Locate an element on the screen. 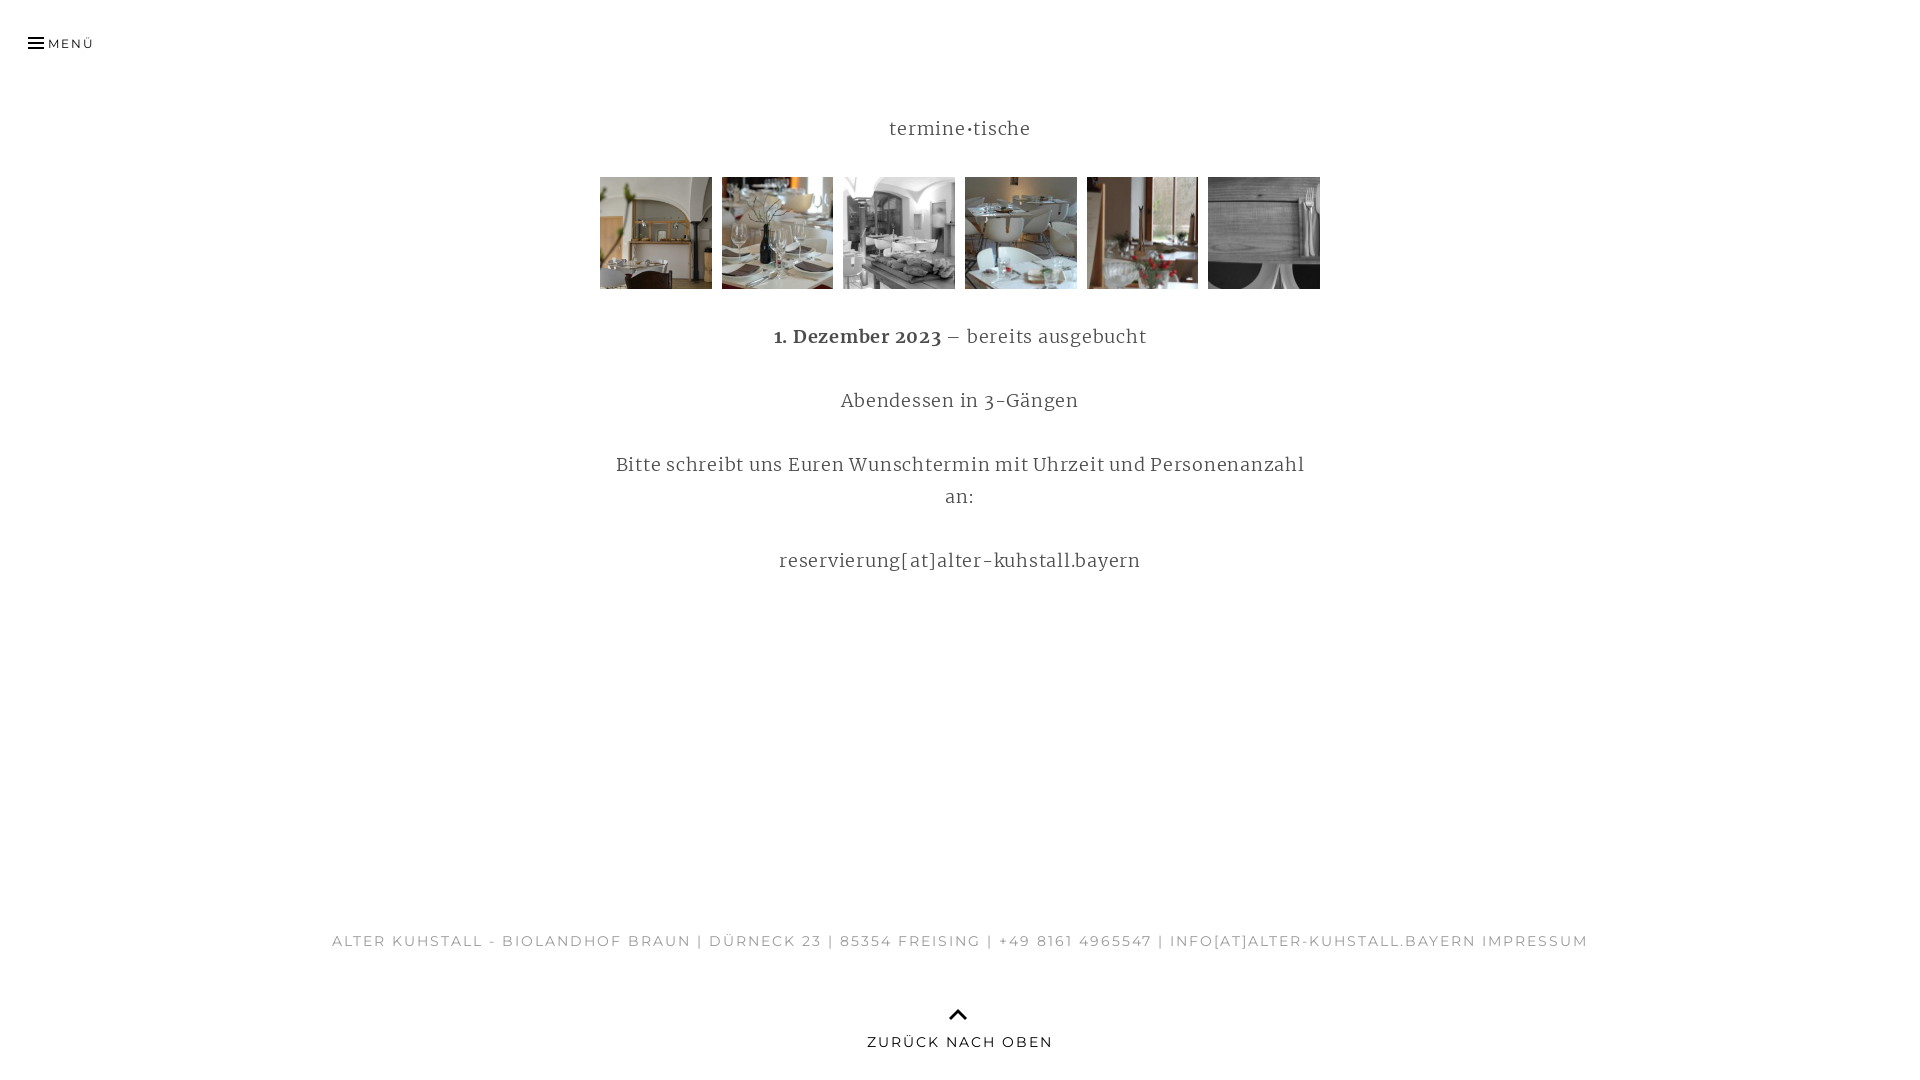 The width and height of the screenshot is (1920, 1080). 'Raum 4' is located at coordinates (935, 231).